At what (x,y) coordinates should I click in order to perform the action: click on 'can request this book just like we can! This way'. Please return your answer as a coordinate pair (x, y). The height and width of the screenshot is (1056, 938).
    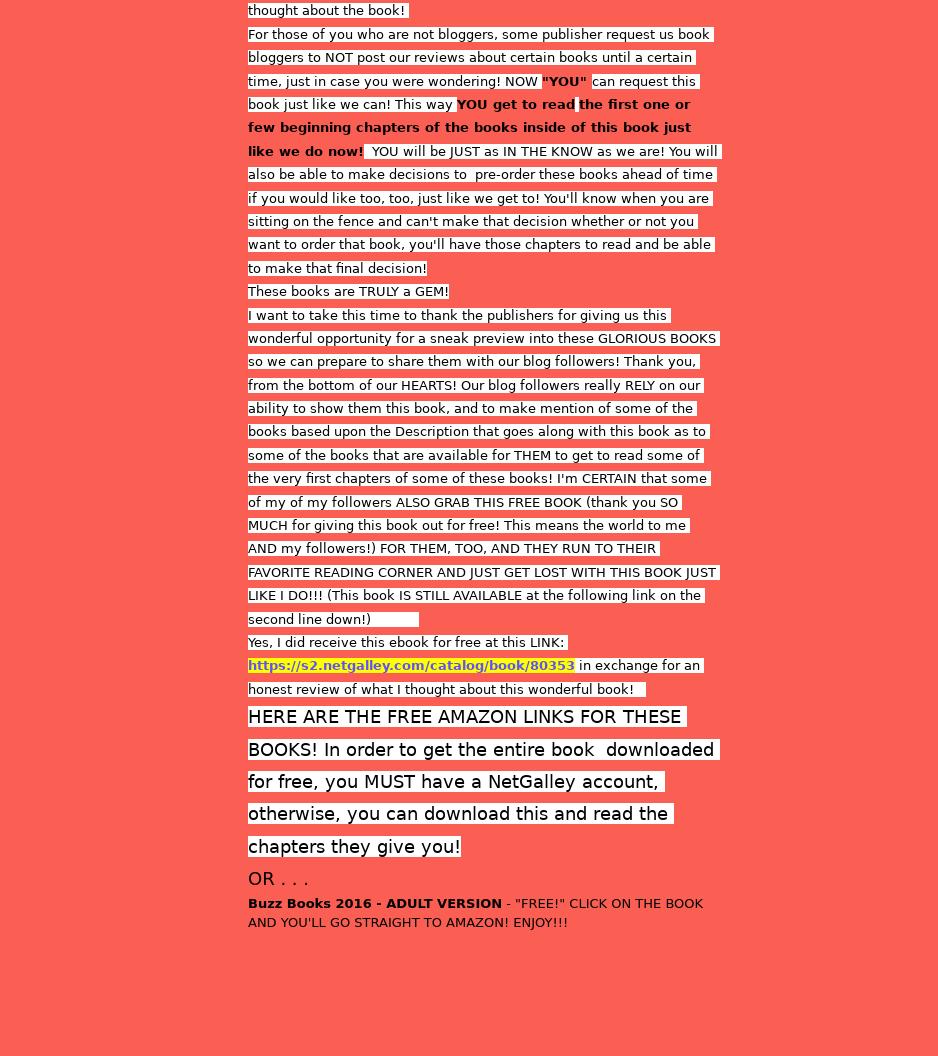
    Looking at the image, I should click on (473, 90).